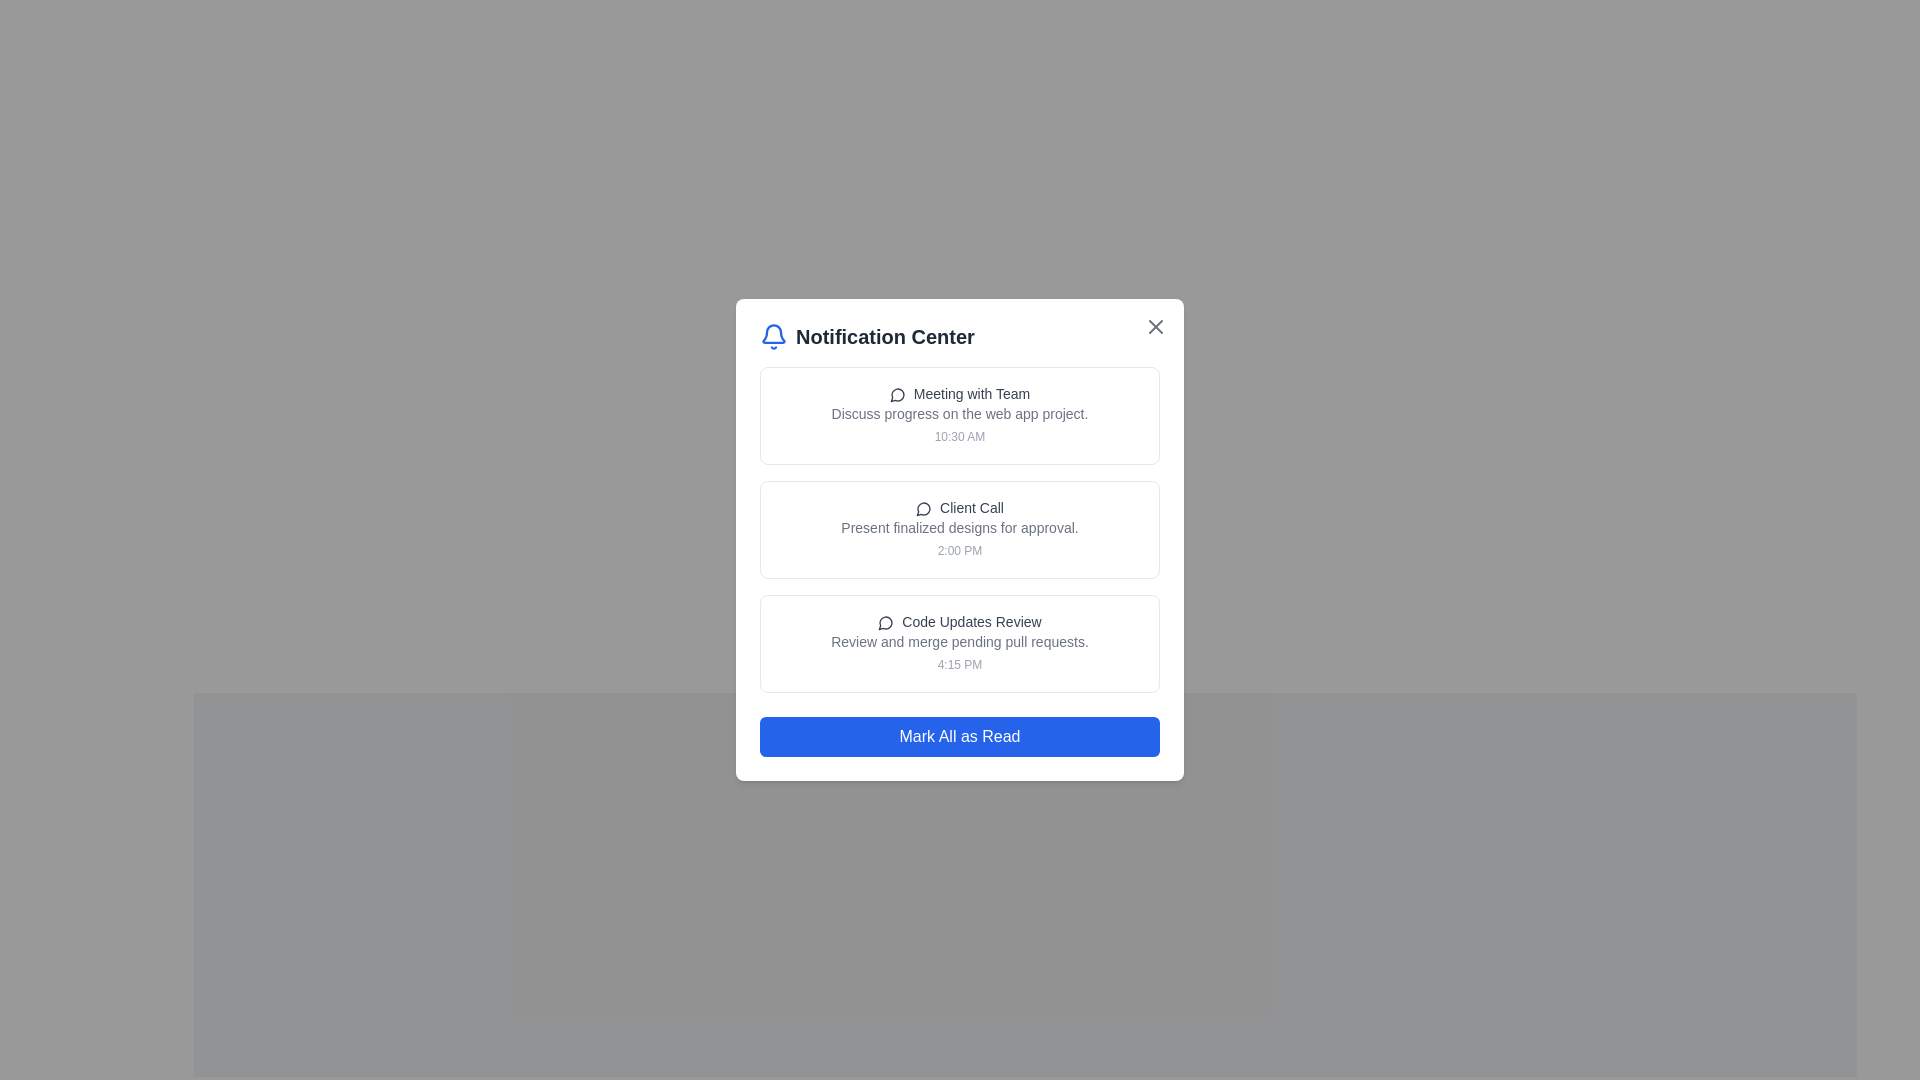  Describe the element at coordinates (960, 393) in the screenshot. I see `text of the notification title located at the top section of the notification list in the Notification Center popup, which is the first item above the description text 'Discuss progress on the web app project.'` at that location.